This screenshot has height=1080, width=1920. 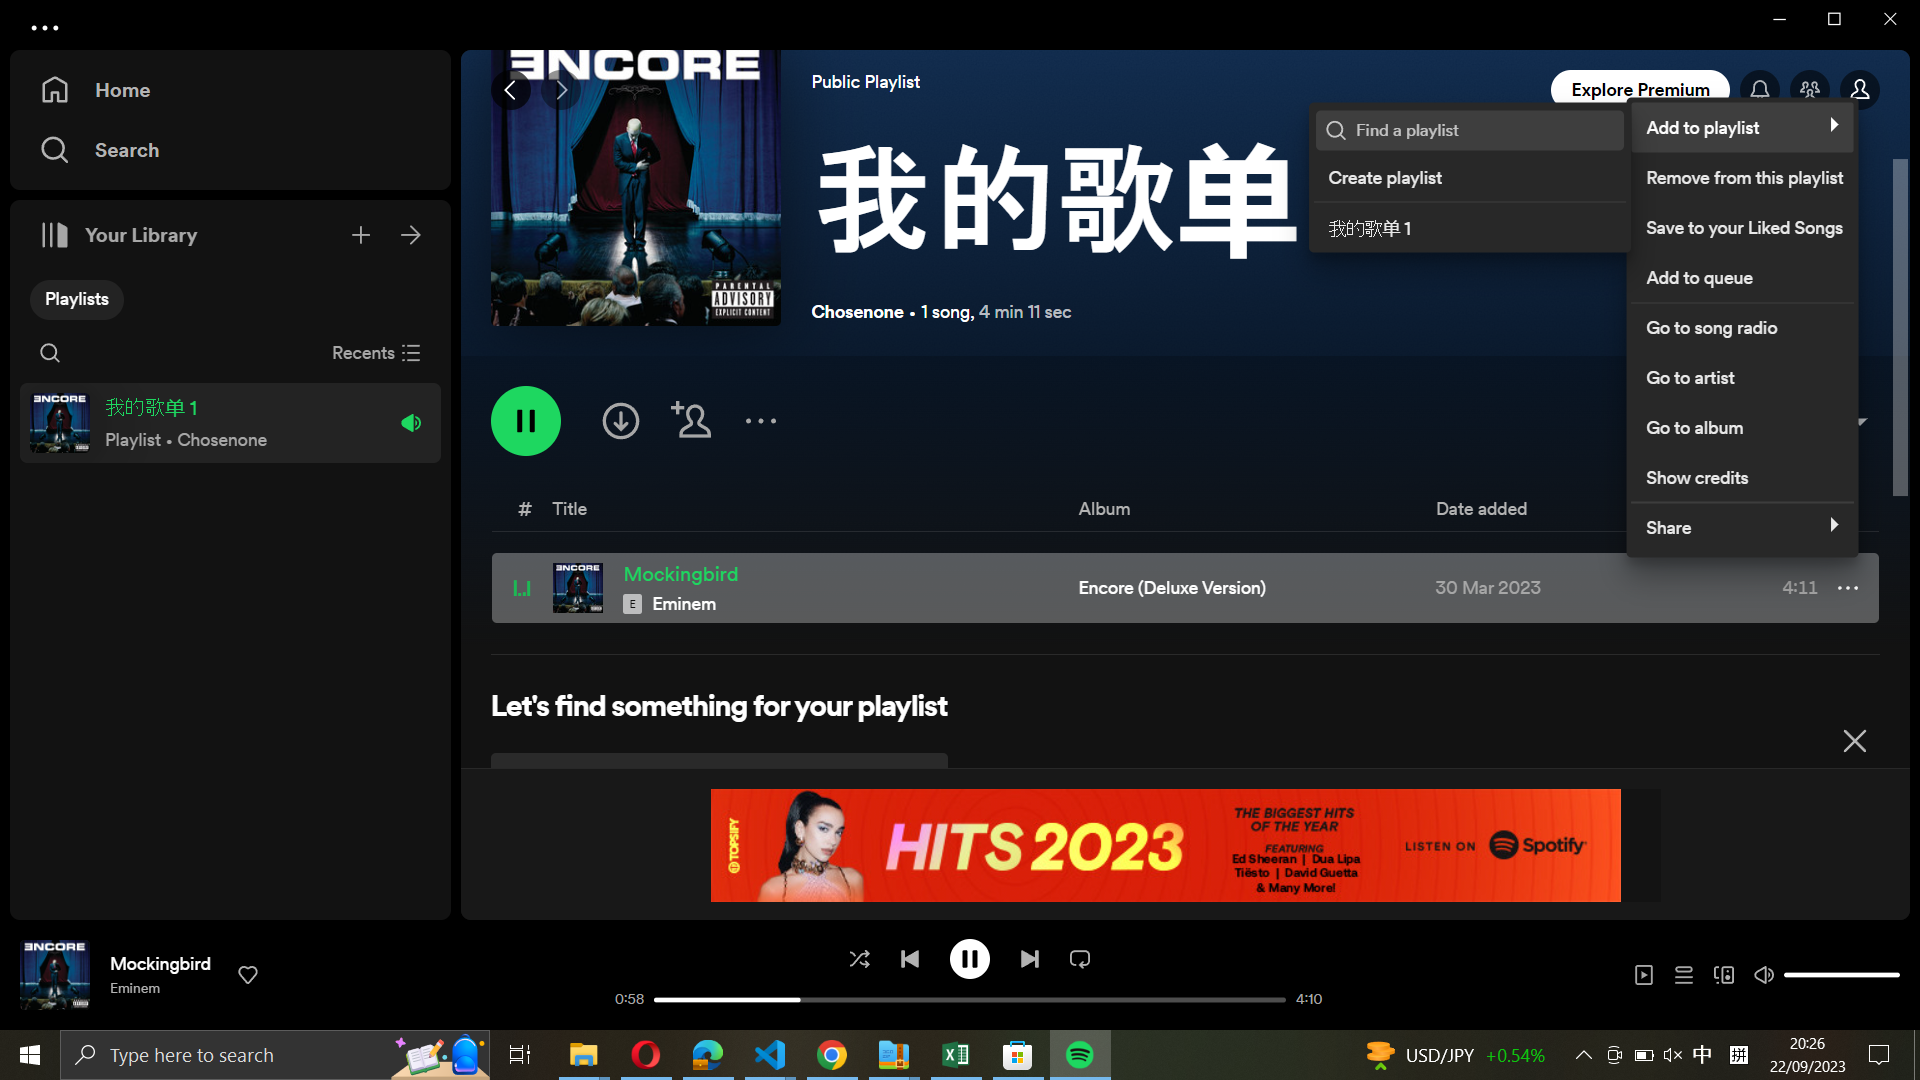 What do you see at coordinates (1028, 956) in the screenshot?
I see `Start the upcoming track` at bounding box center [1028, 956].